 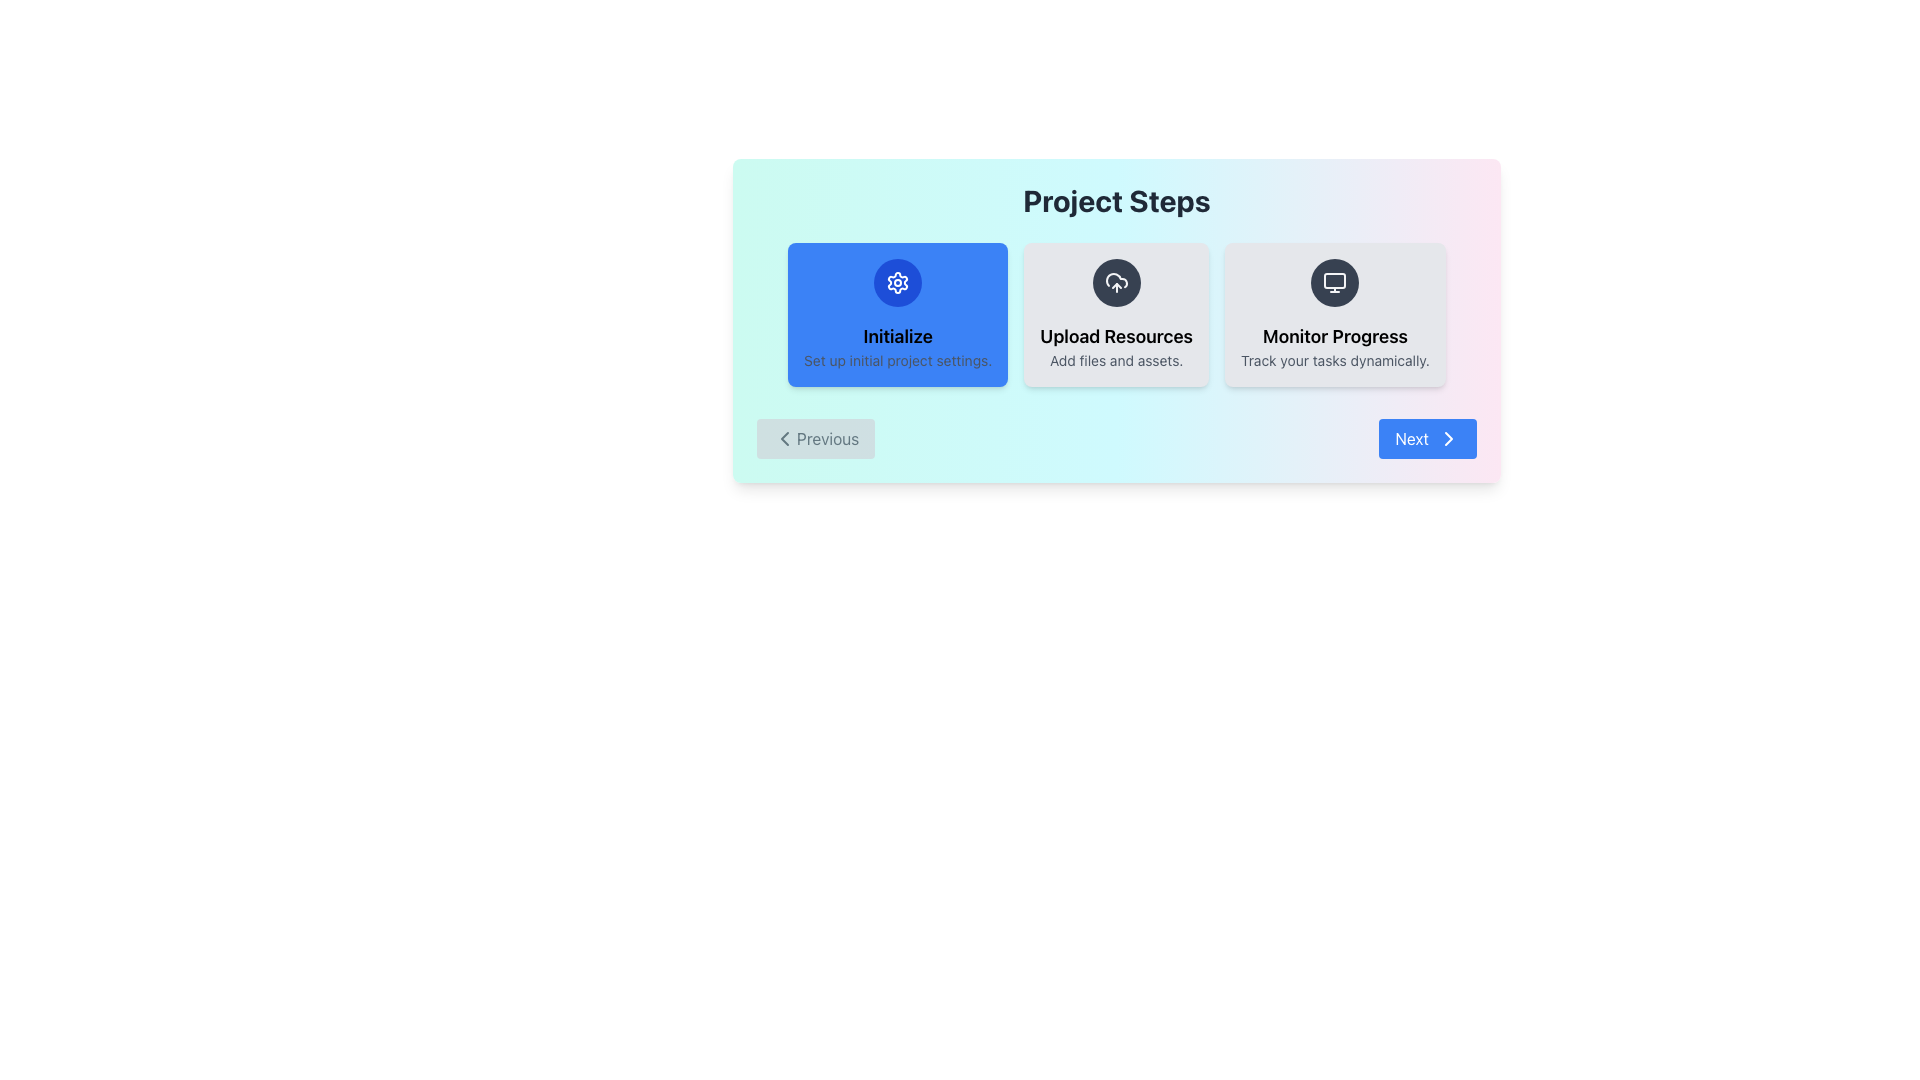 What do you see at coordinates (1115, 282) in the screenshot?
I see `the cloud icon with an upward arrow in the 'Upload Resources' section to initiate file upload` at bounding box center [1115, 282].